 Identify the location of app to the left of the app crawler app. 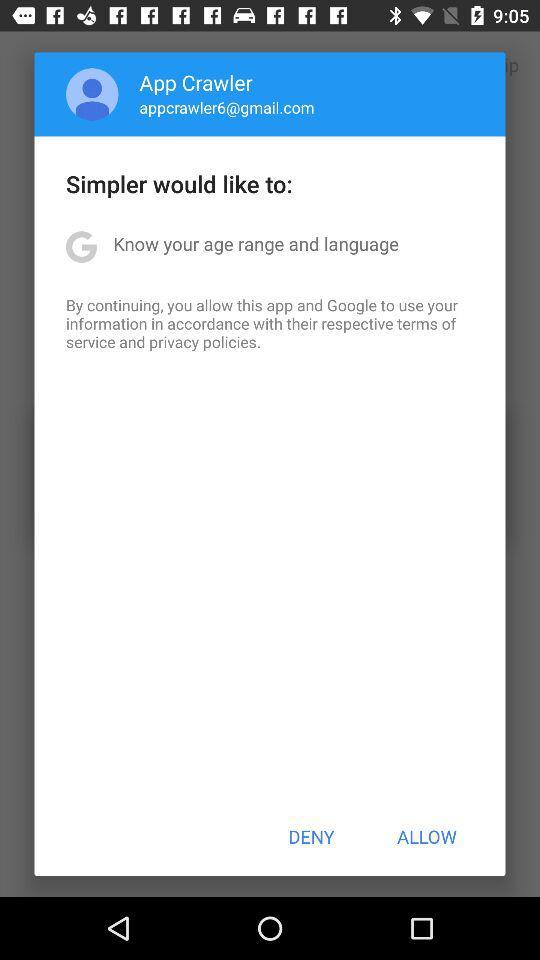
(91, 94).